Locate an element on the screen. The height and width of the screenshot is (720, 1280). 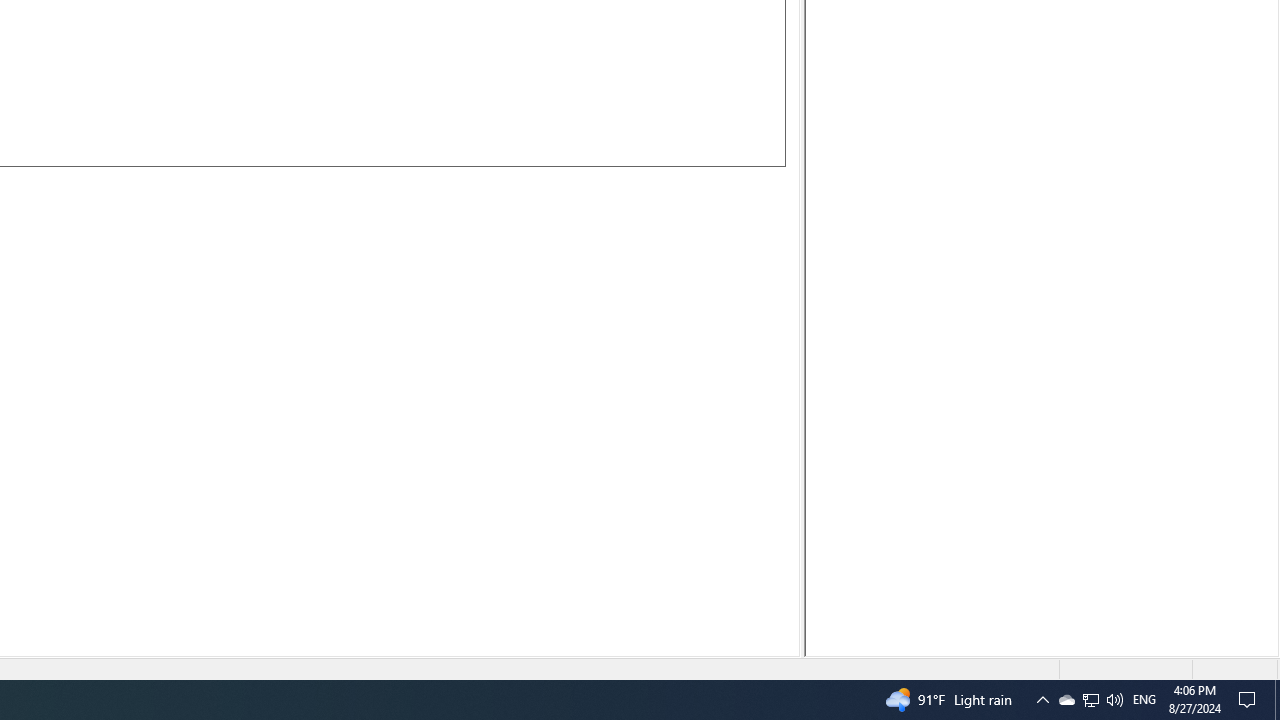
'Tray Input Indicator - English (United States)' is located at coordinates (1144, 698).